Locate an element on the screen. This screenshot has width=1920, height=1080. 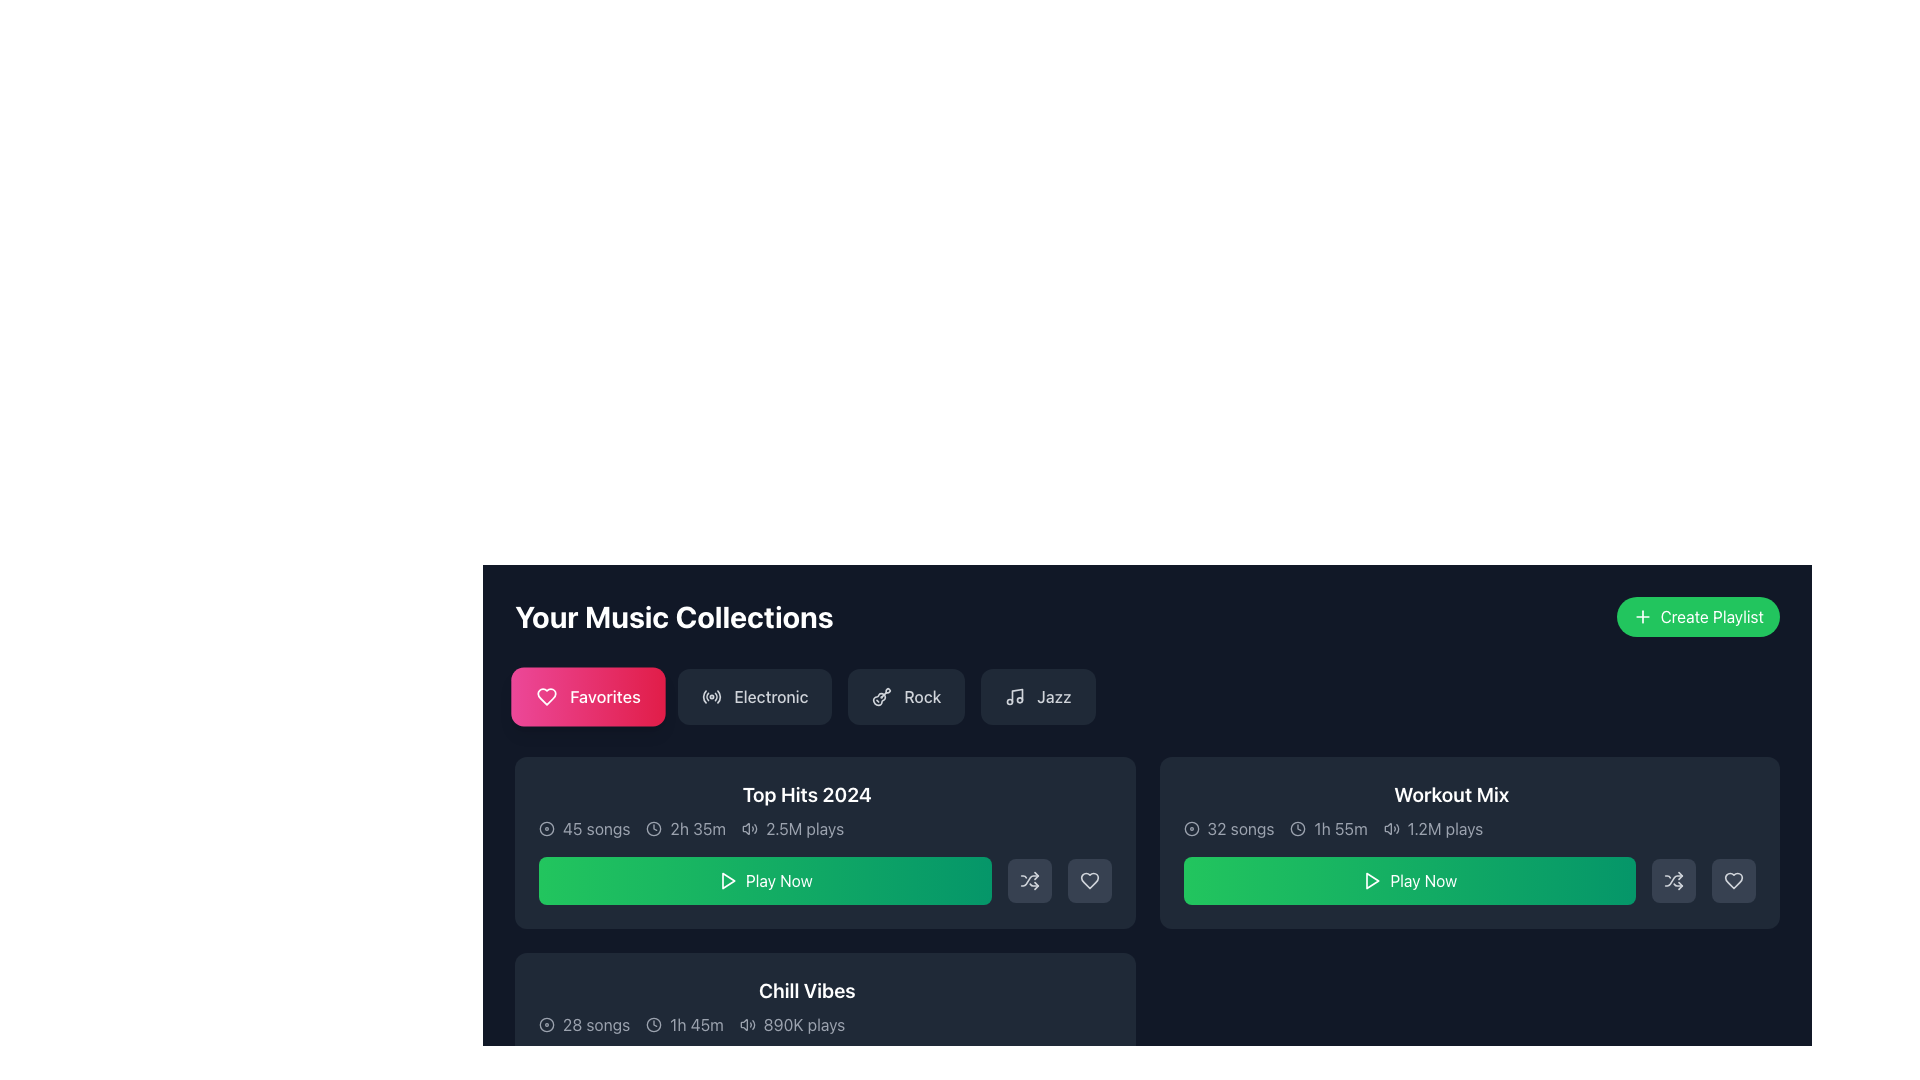
the decorative arc in the SVG icon, which is a curved line forming an arc in the top-left quadrant of the graphic is located at coordinates (705, 696).